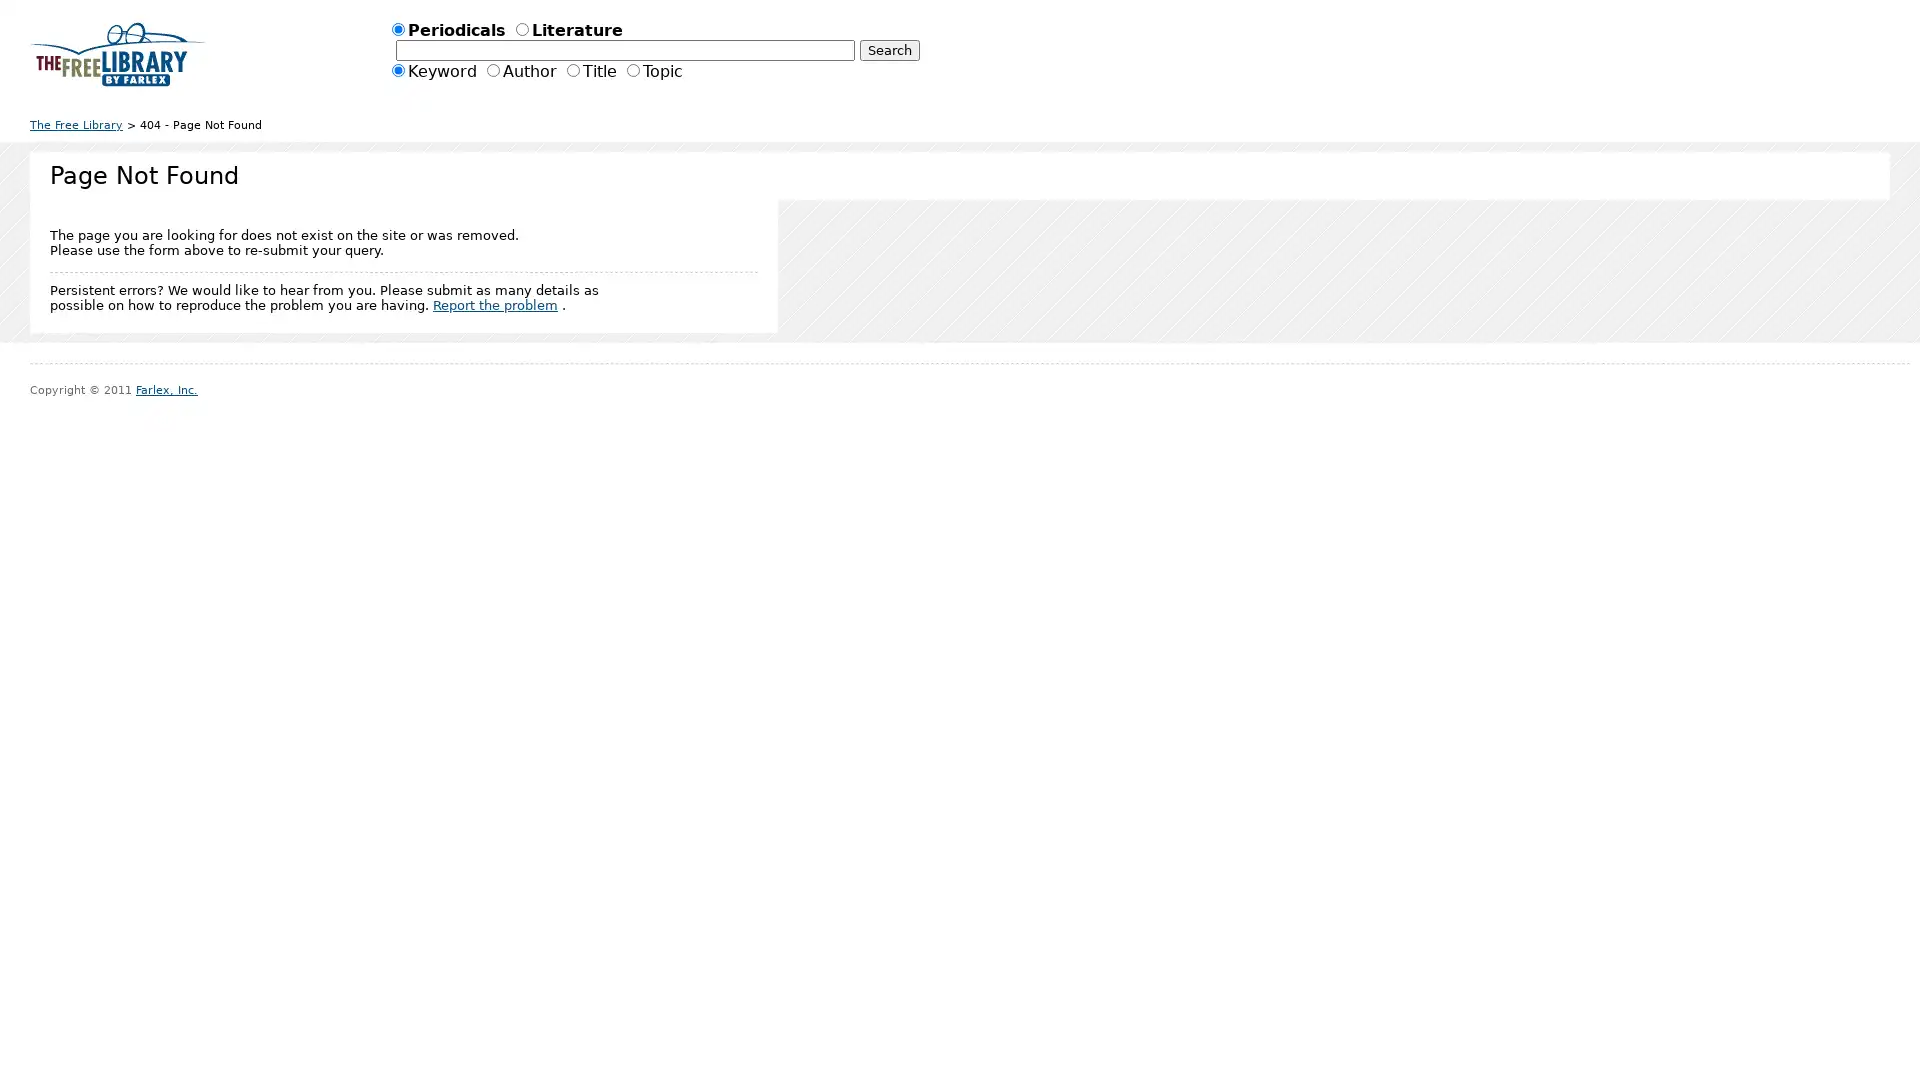 The height and width of the screenshot is (1080, 1920). Describe the element at coordinates (887, 49) in the screenshot. I see `Search` at that location.